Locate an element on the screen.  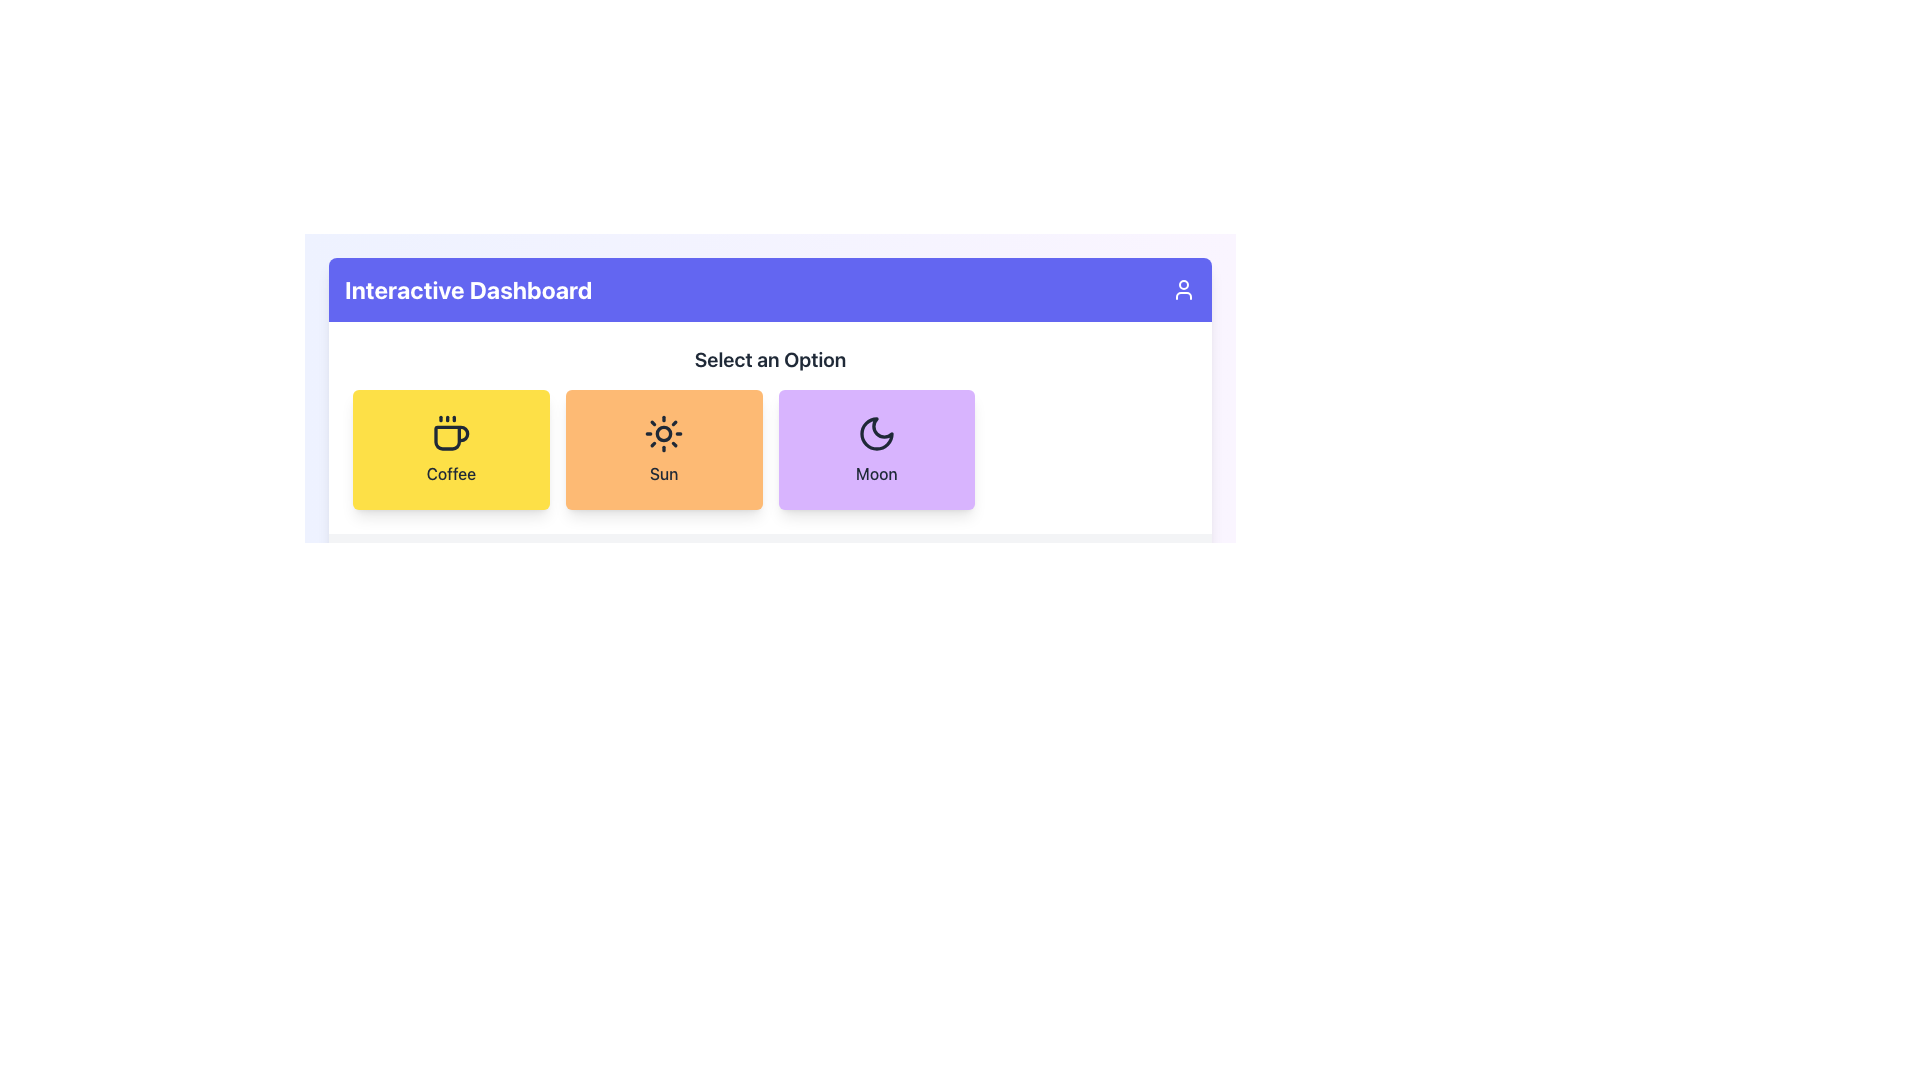
the yellow rectangular button containing the coffee cup icon is located at coordinates (450, 433).